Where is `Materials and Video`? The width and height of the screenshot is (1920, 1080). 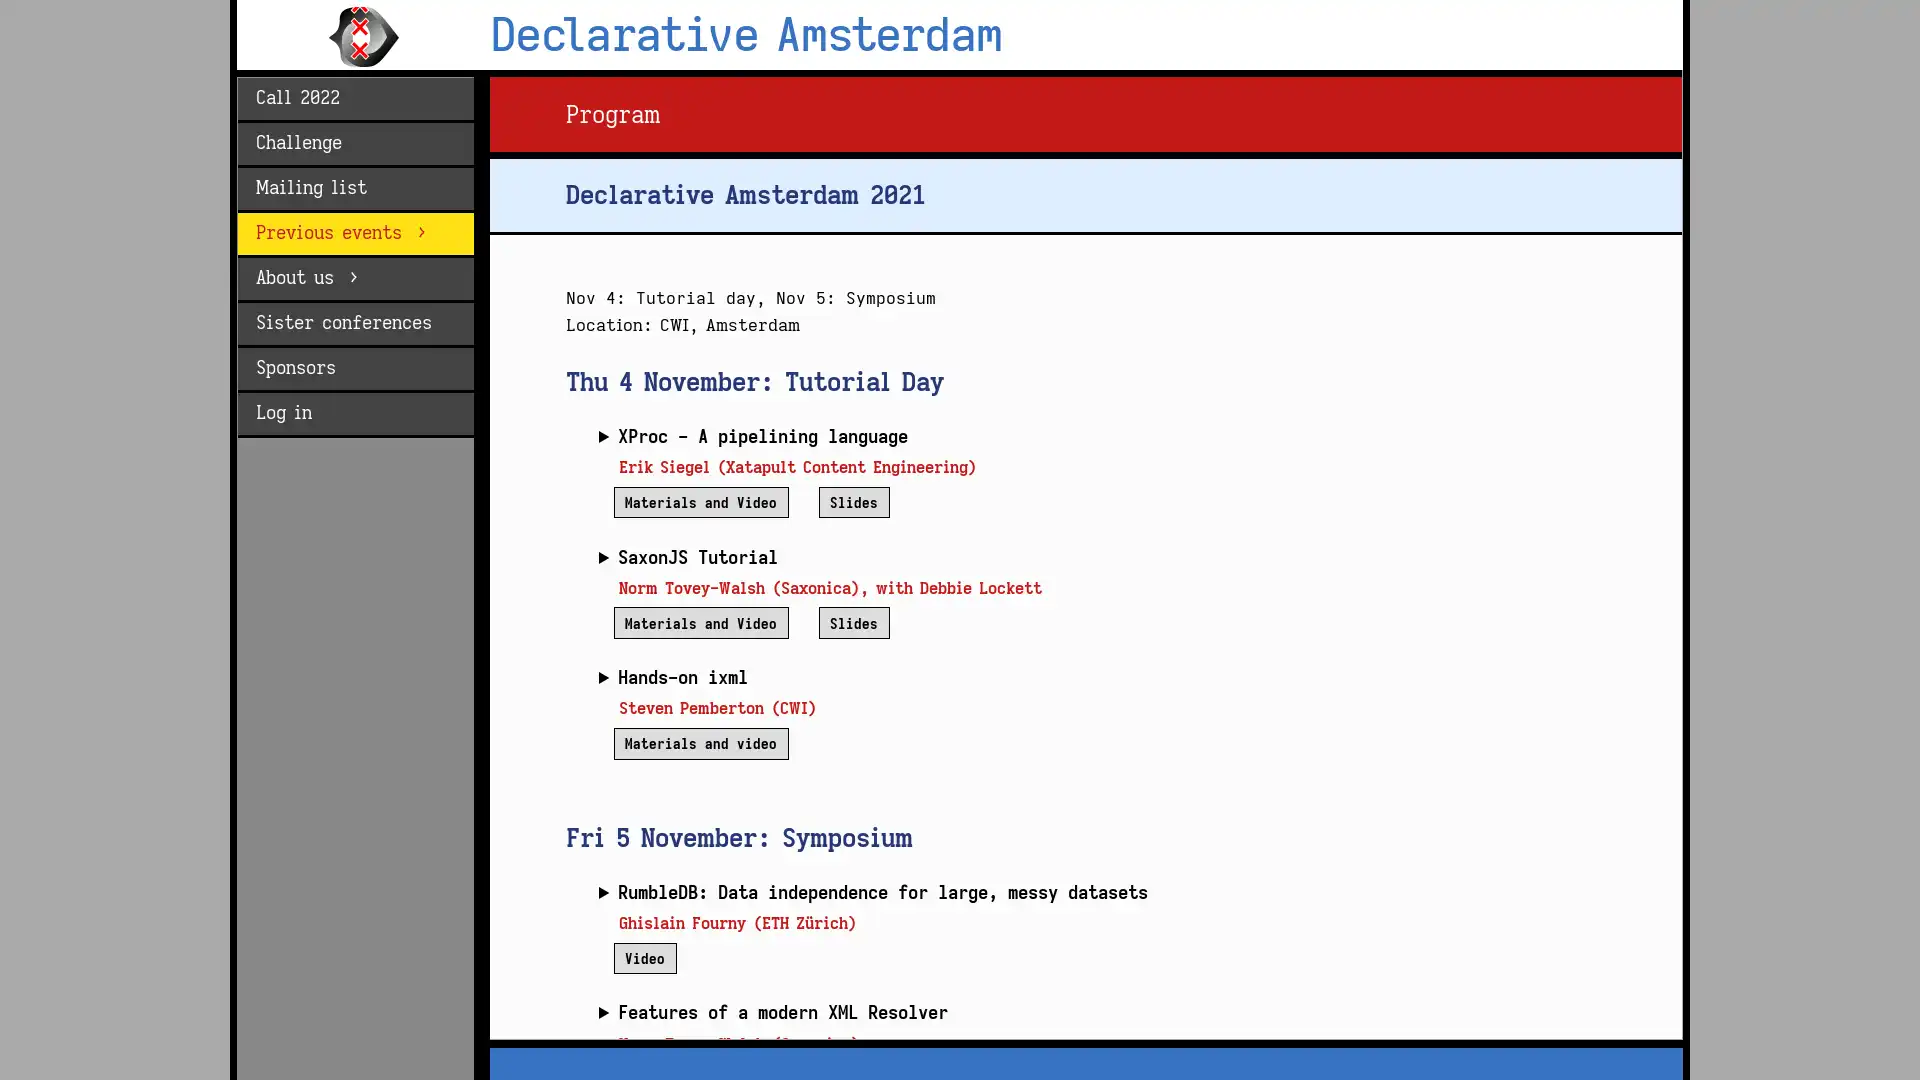 Materials and Video is located at coordinates (700, 500).